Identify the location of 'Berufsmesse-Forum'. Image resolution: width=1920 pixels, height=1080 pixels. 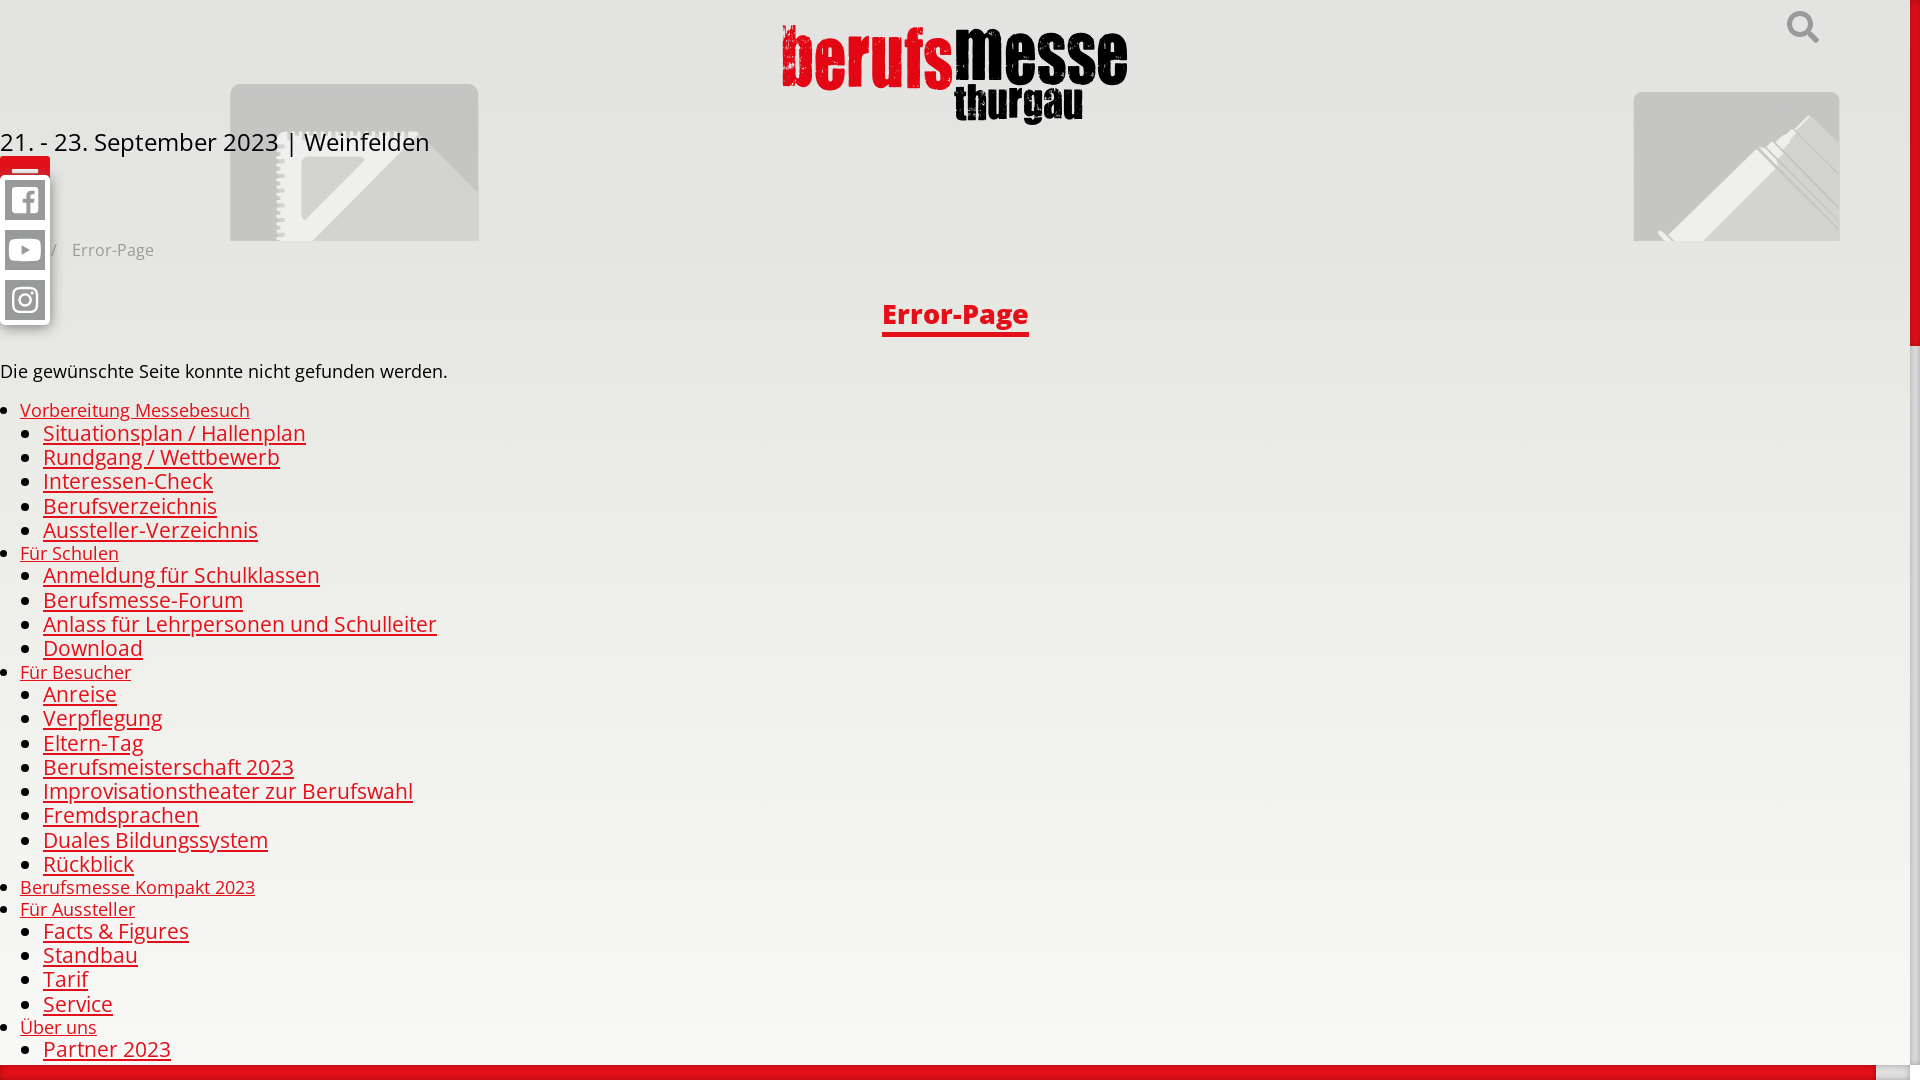
(142, 598).